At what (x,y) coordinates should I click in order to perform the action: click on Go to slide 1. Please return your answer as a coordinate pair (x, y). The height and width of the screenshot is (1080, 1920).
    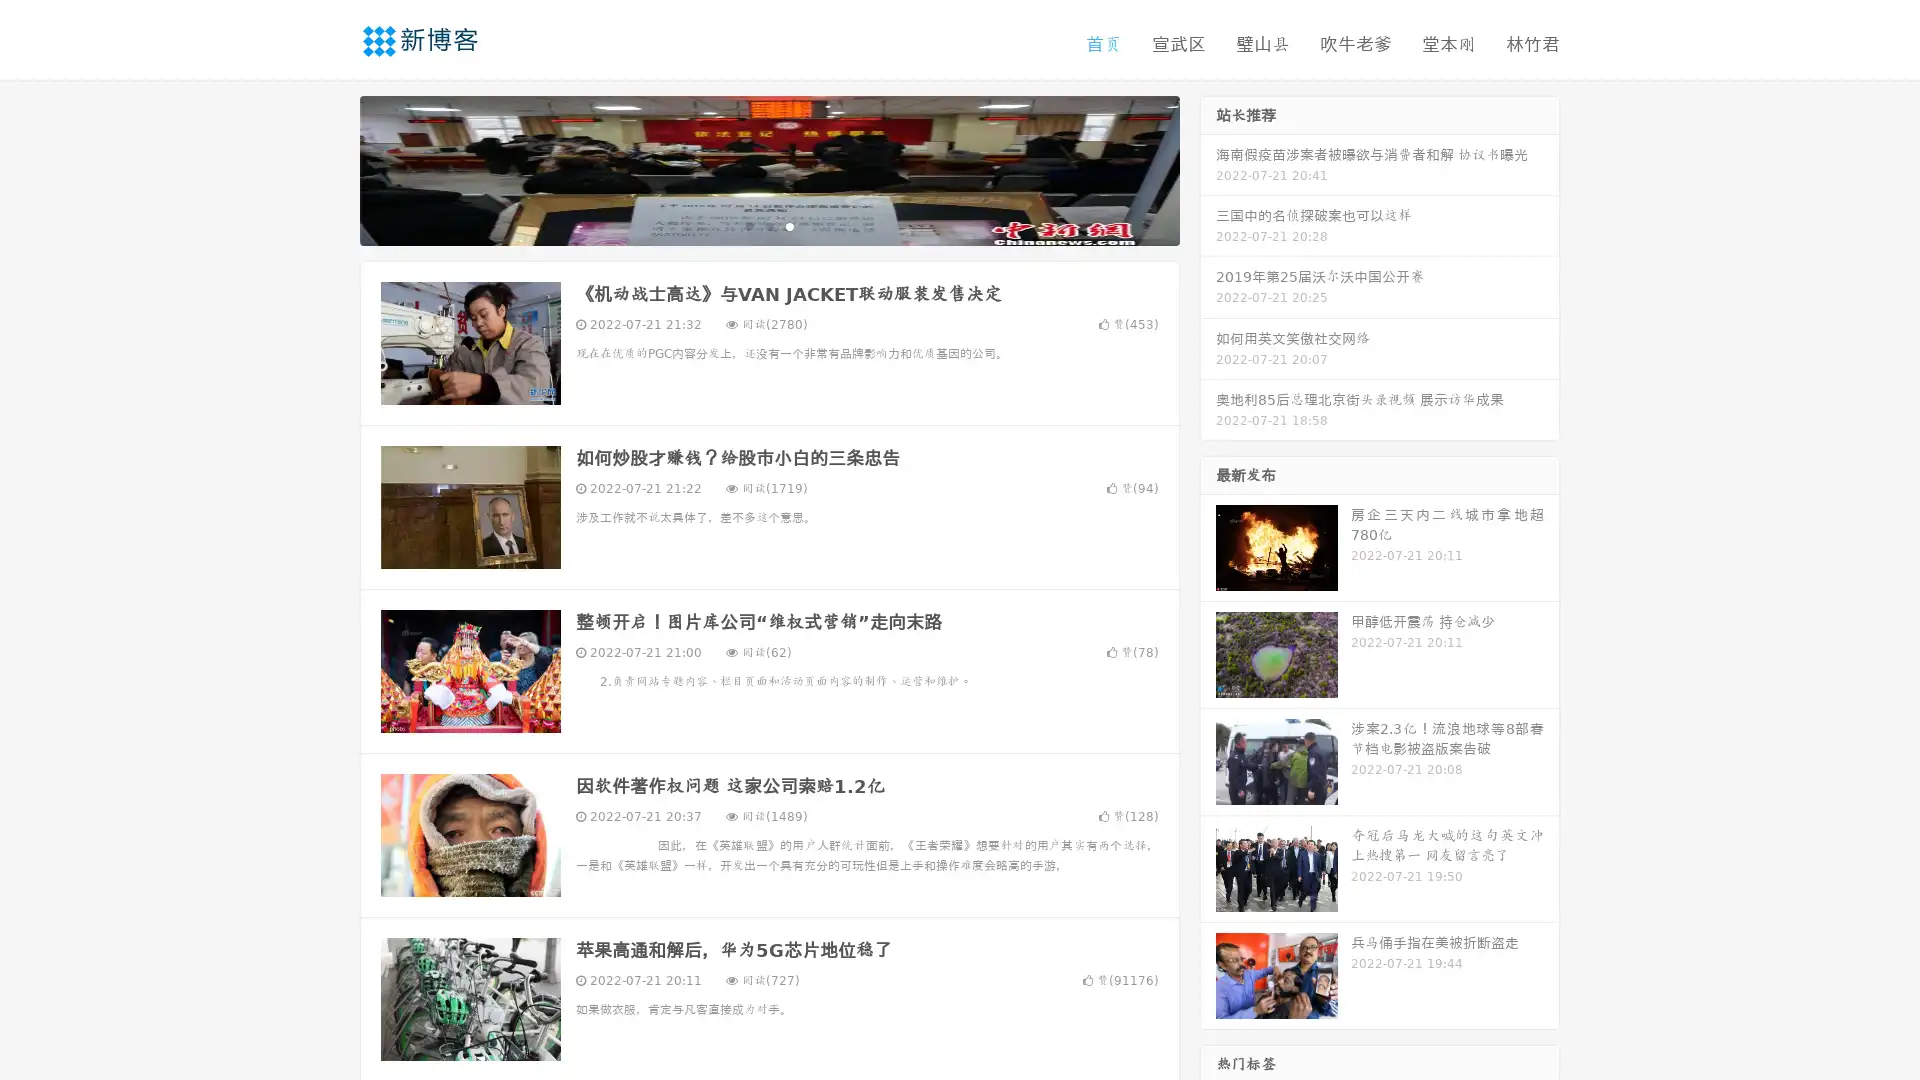
    Looking at the image, I should click on (748, 225).